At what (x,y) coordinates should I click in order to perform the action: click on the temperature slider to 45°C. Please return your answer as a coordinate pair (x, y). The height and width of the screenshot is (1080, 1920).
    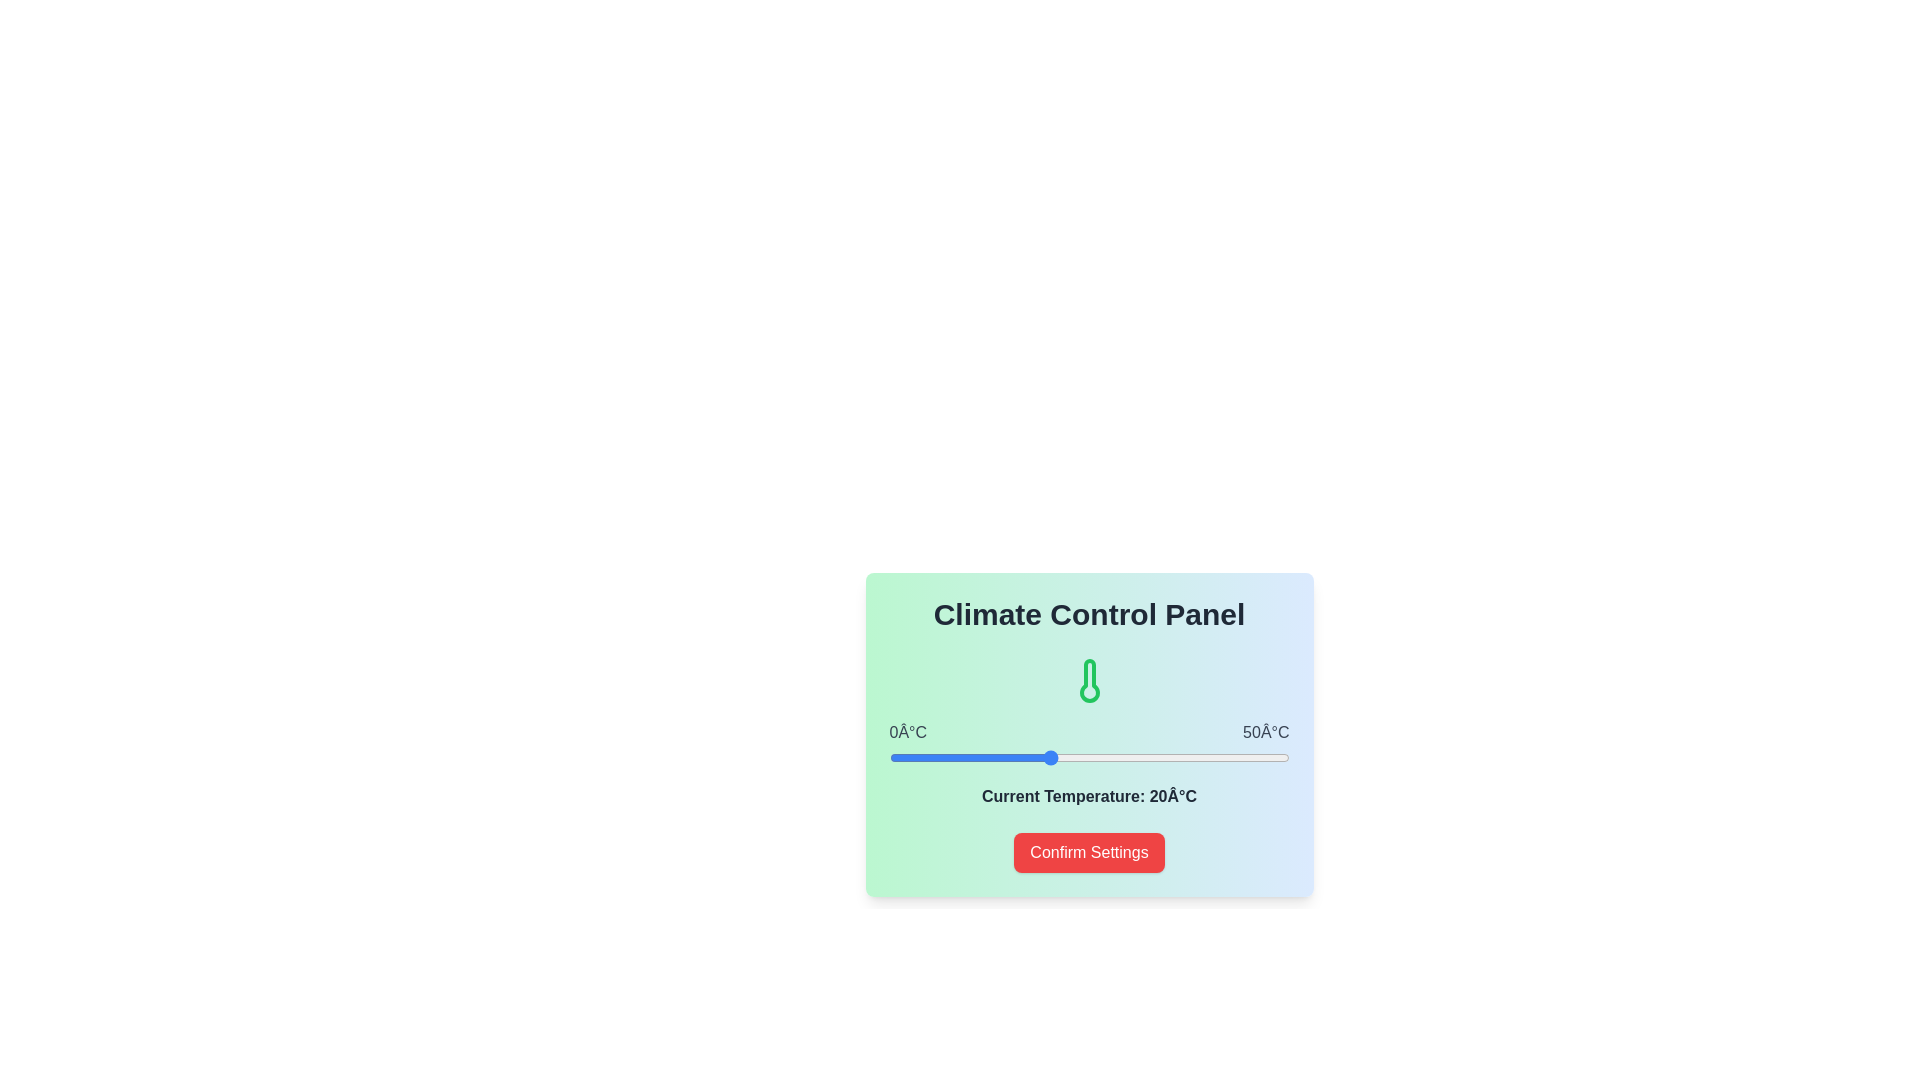
    Looking at the image, I should click on (1248, 758).